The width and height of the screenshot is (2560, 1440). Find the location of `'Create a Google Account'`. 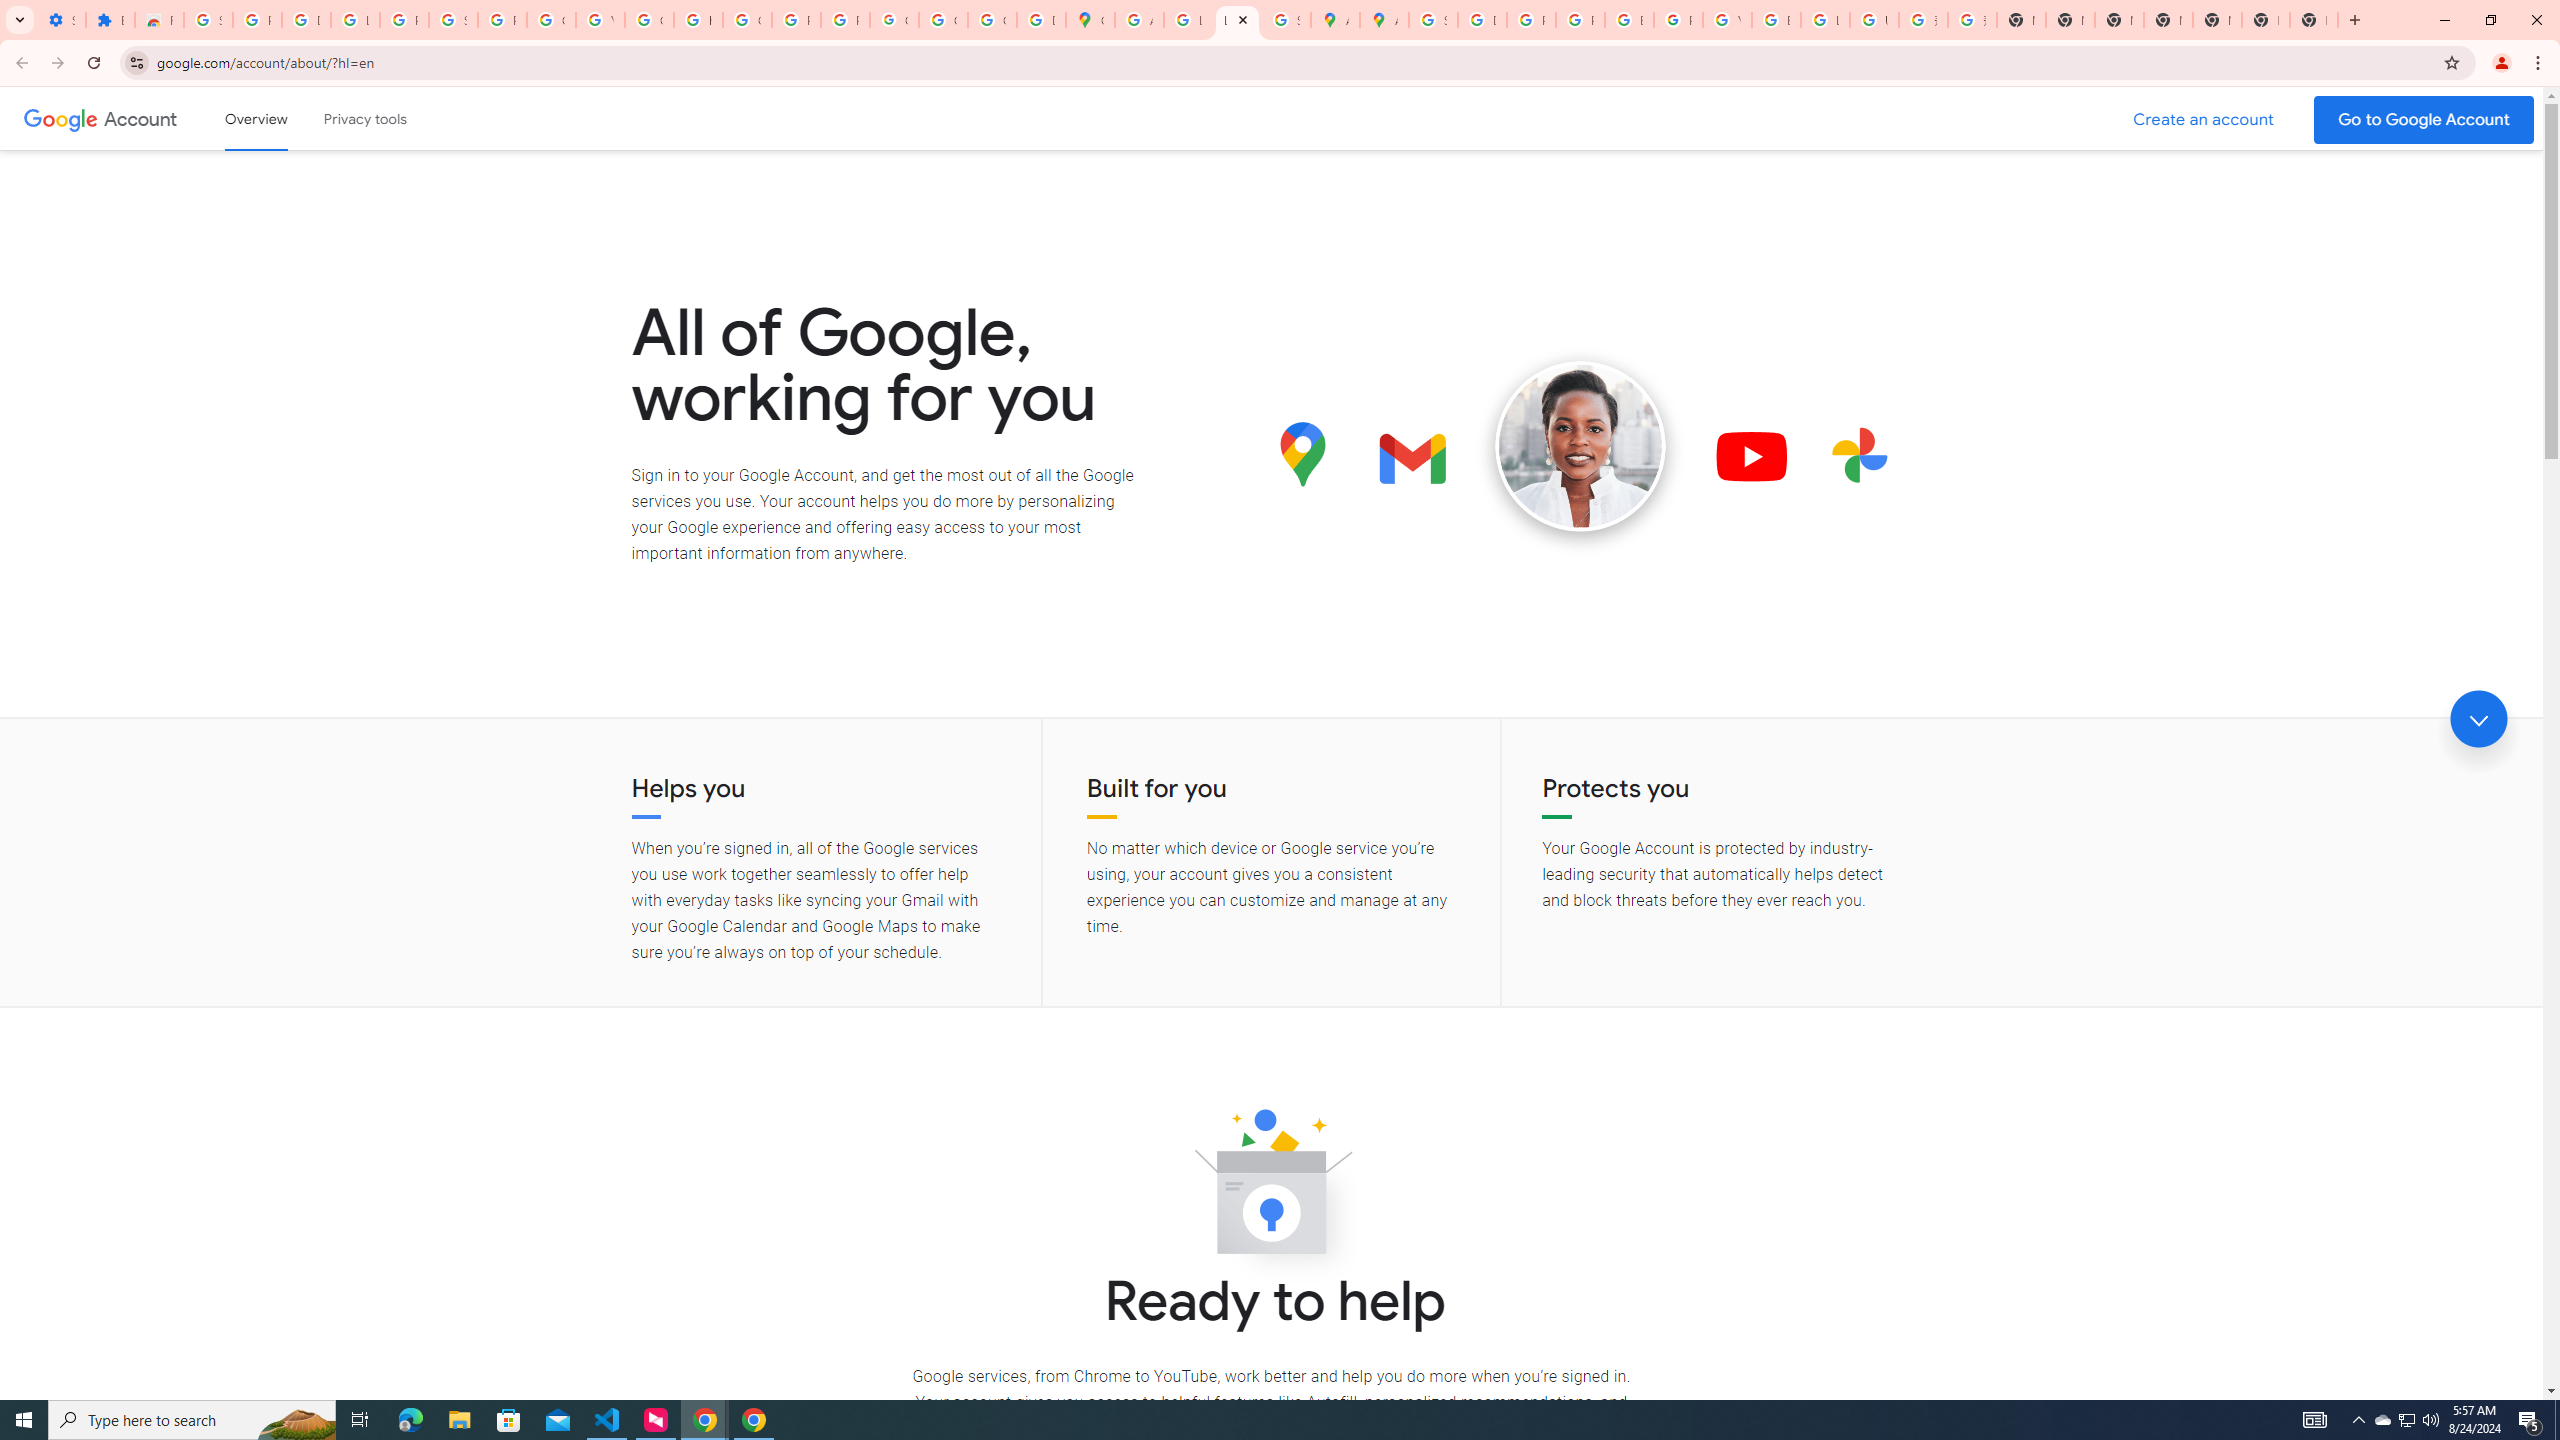

'Create a Google Account' is located at coordinates (2204, 119).